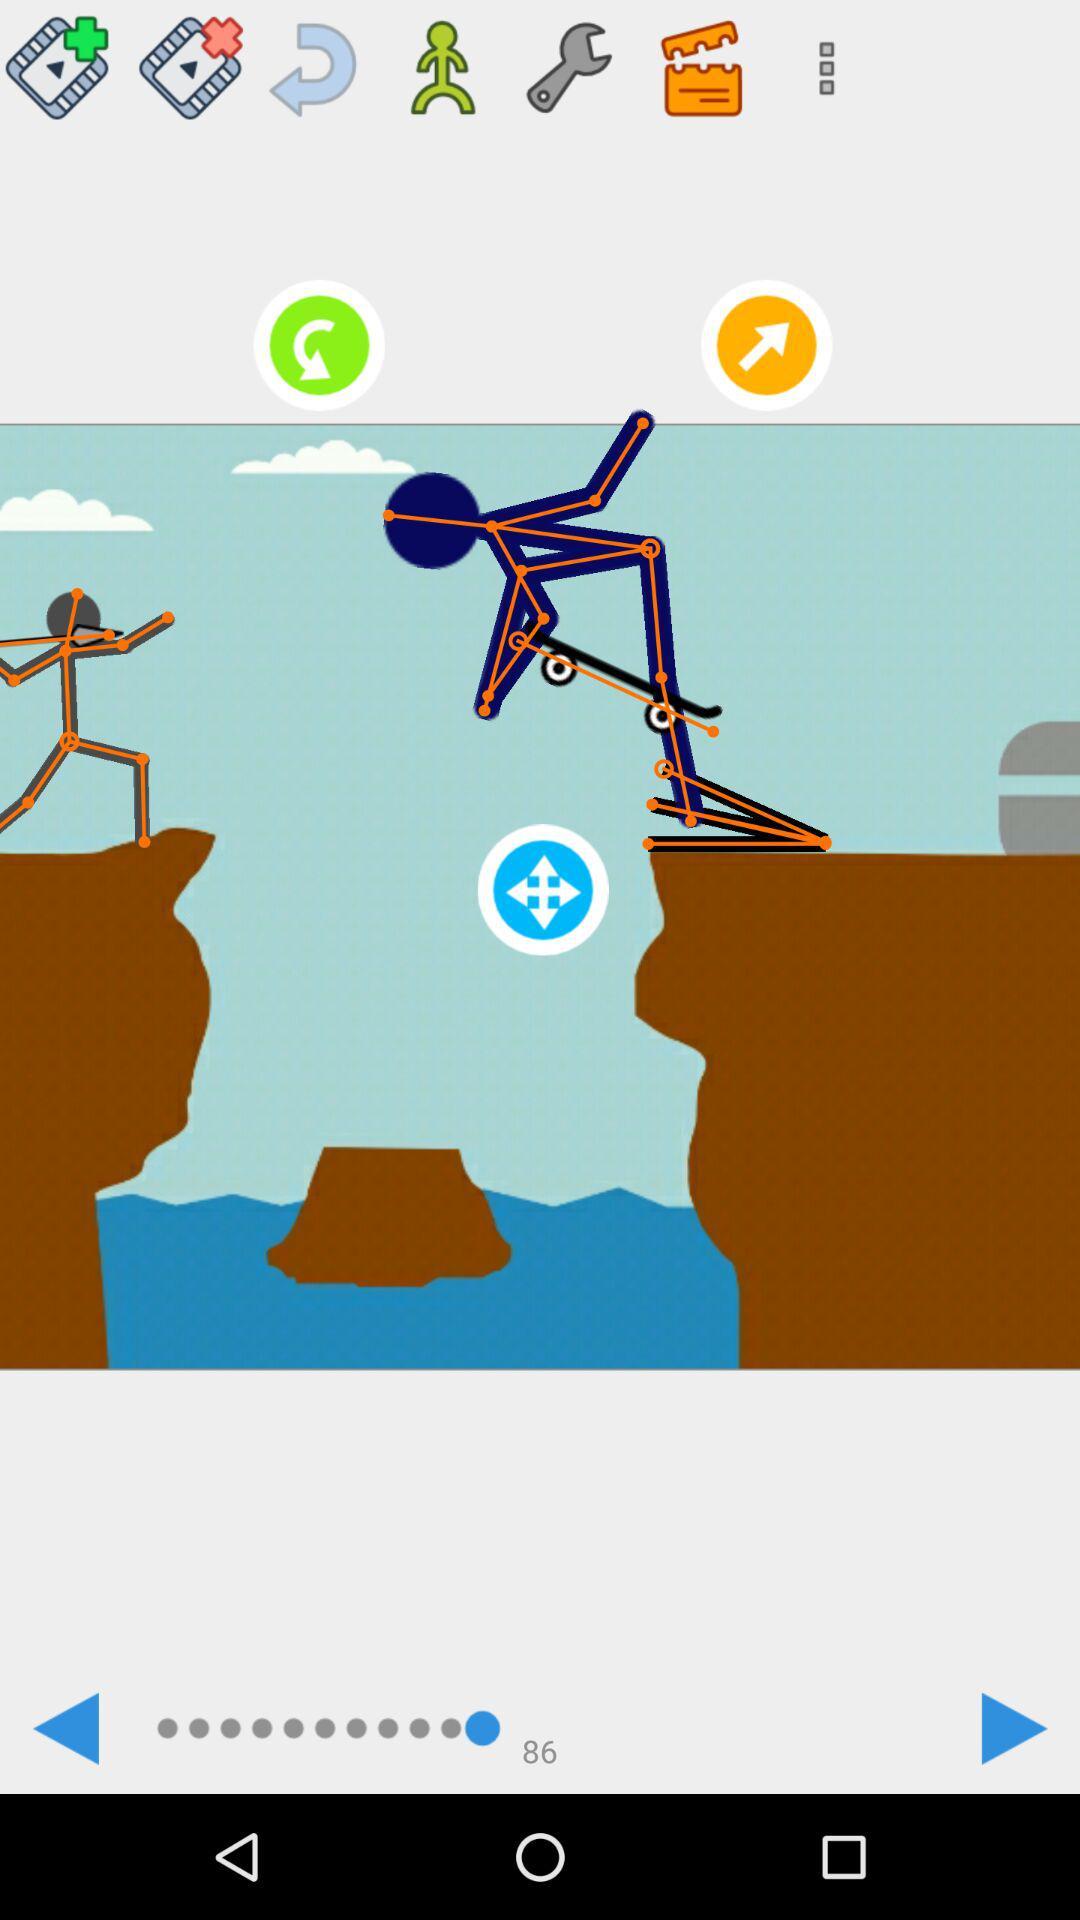  I want to click on delete video, so click(190, 60).